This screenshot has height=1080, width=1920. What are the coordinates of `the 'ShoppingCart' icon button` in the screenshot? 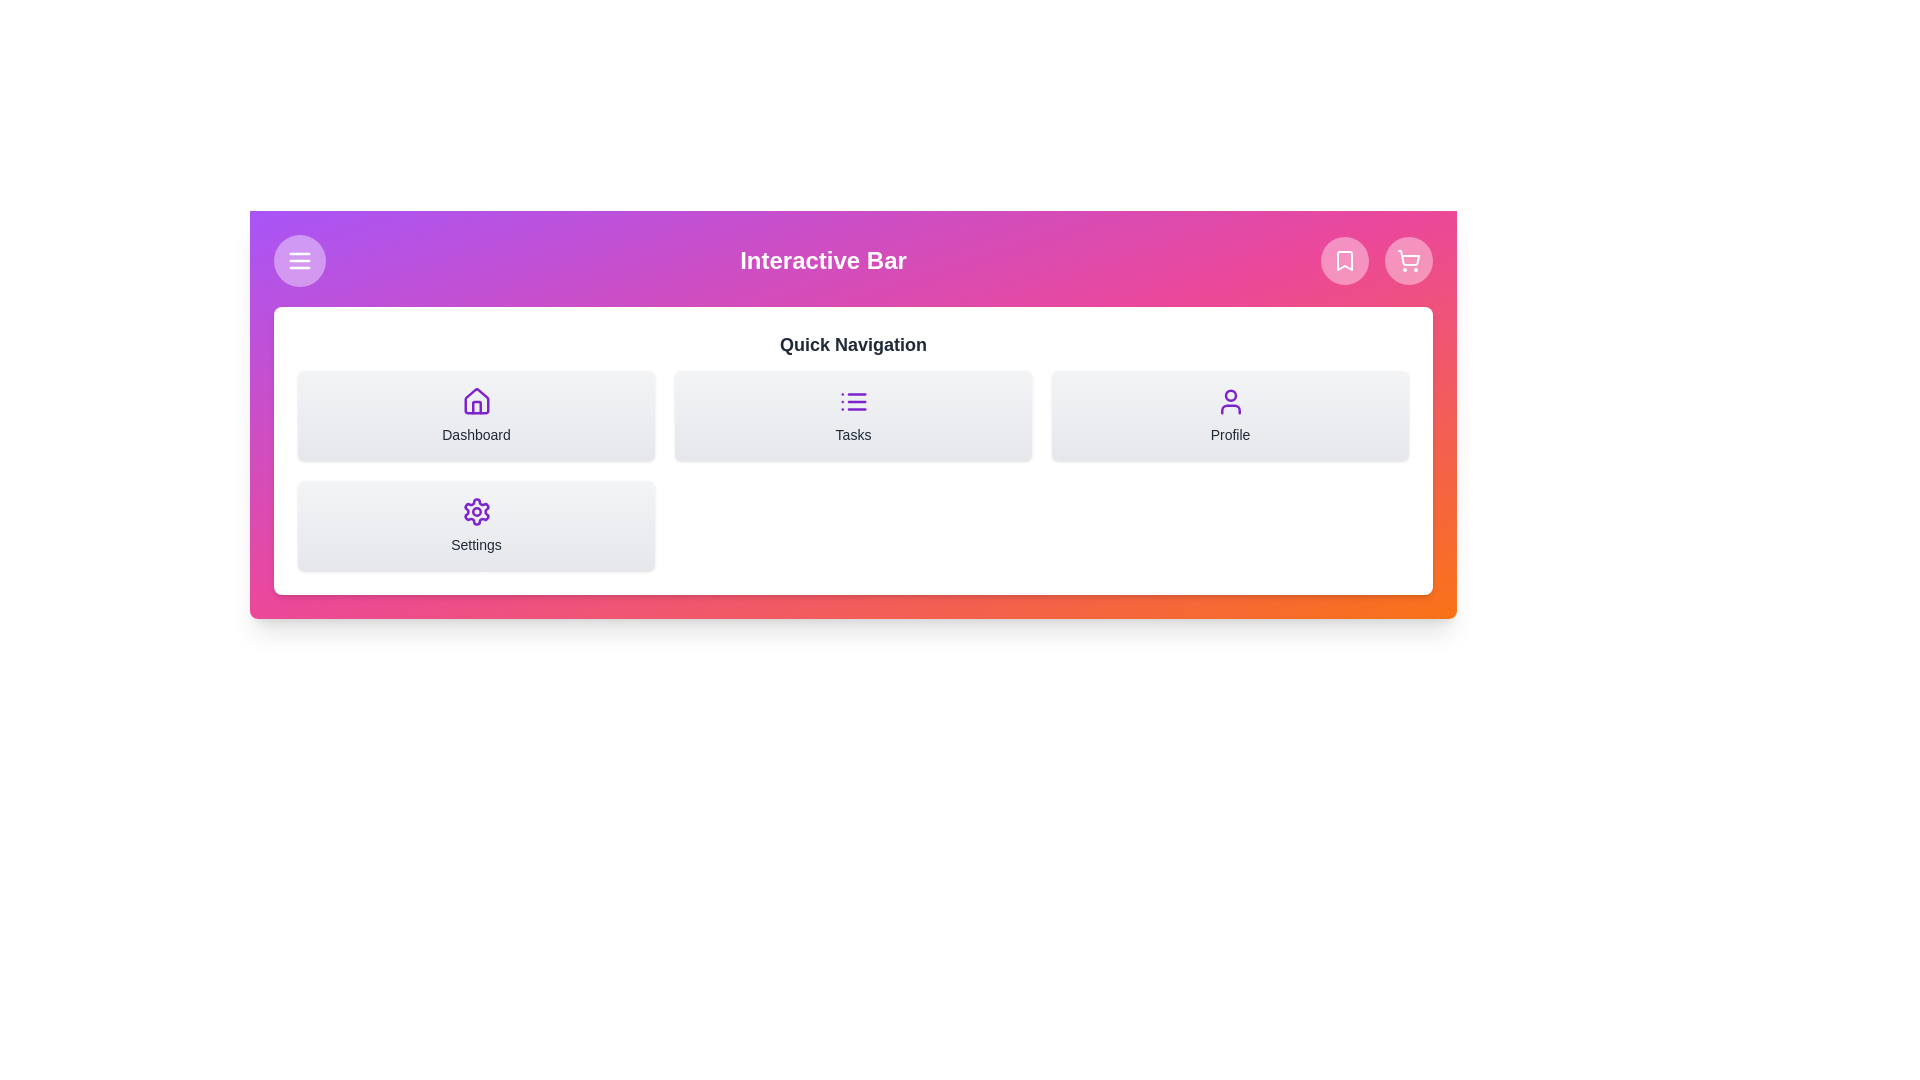 It's located at (1408, 260).